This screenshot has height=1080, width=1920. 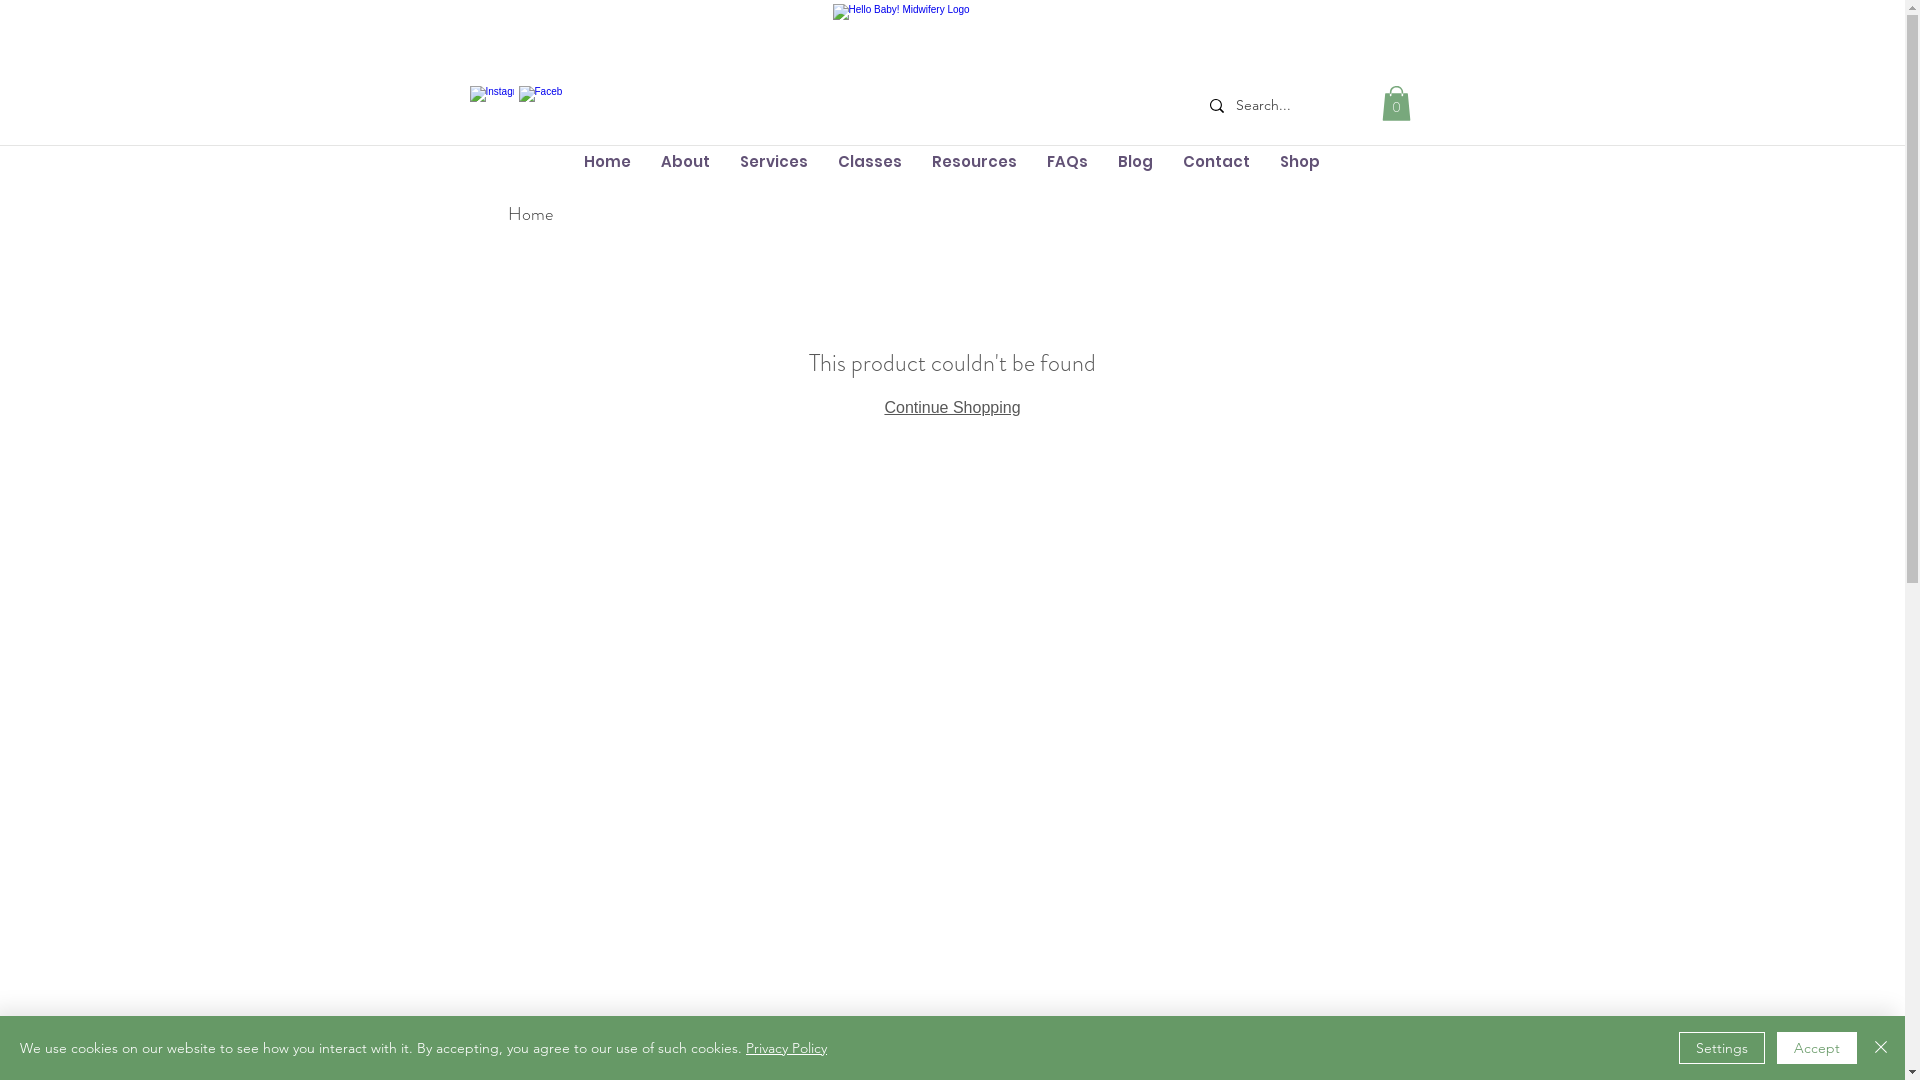 I want to click on 'Resources', so click(x=973, y=160).